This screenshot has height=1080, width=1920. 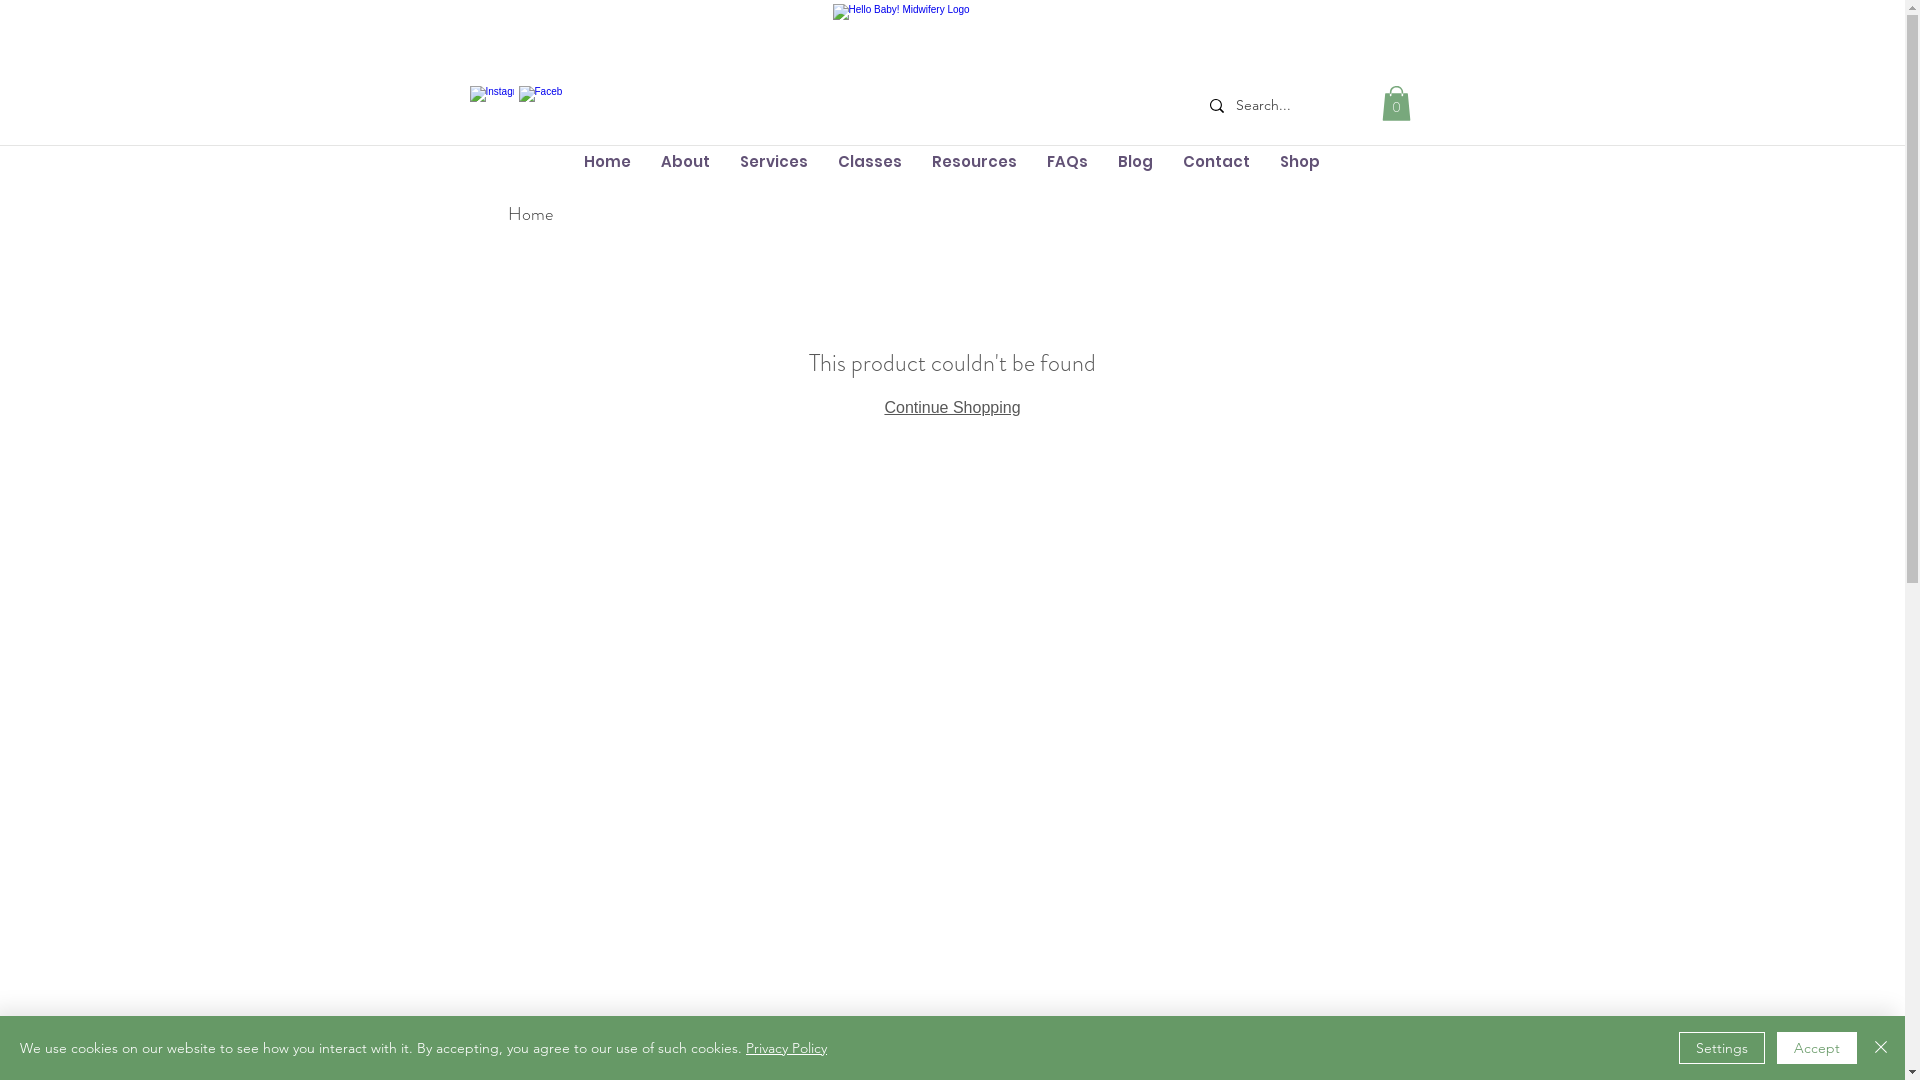 I want to click on 'Resources', so click(x=973, y=160).